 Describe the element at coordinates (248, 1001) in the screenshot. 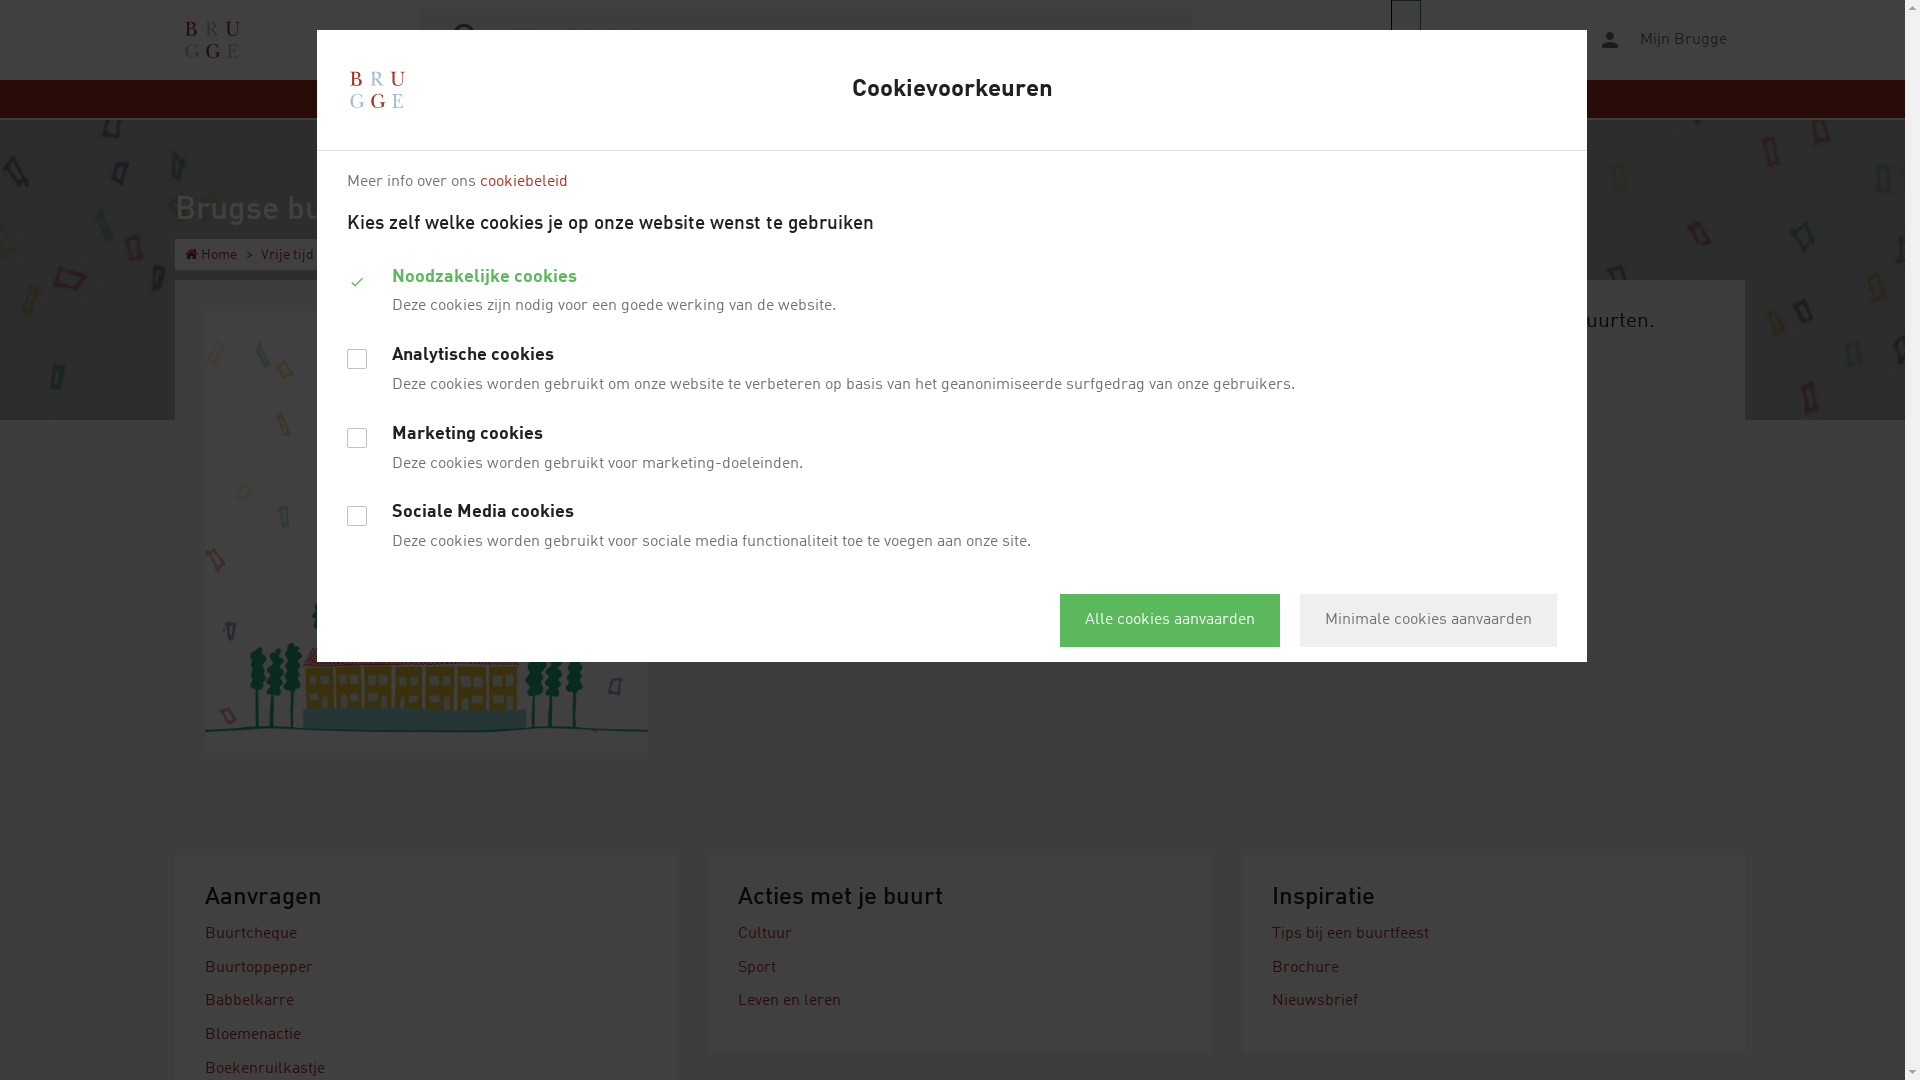

I see `'Babbelkarre'` at that location.